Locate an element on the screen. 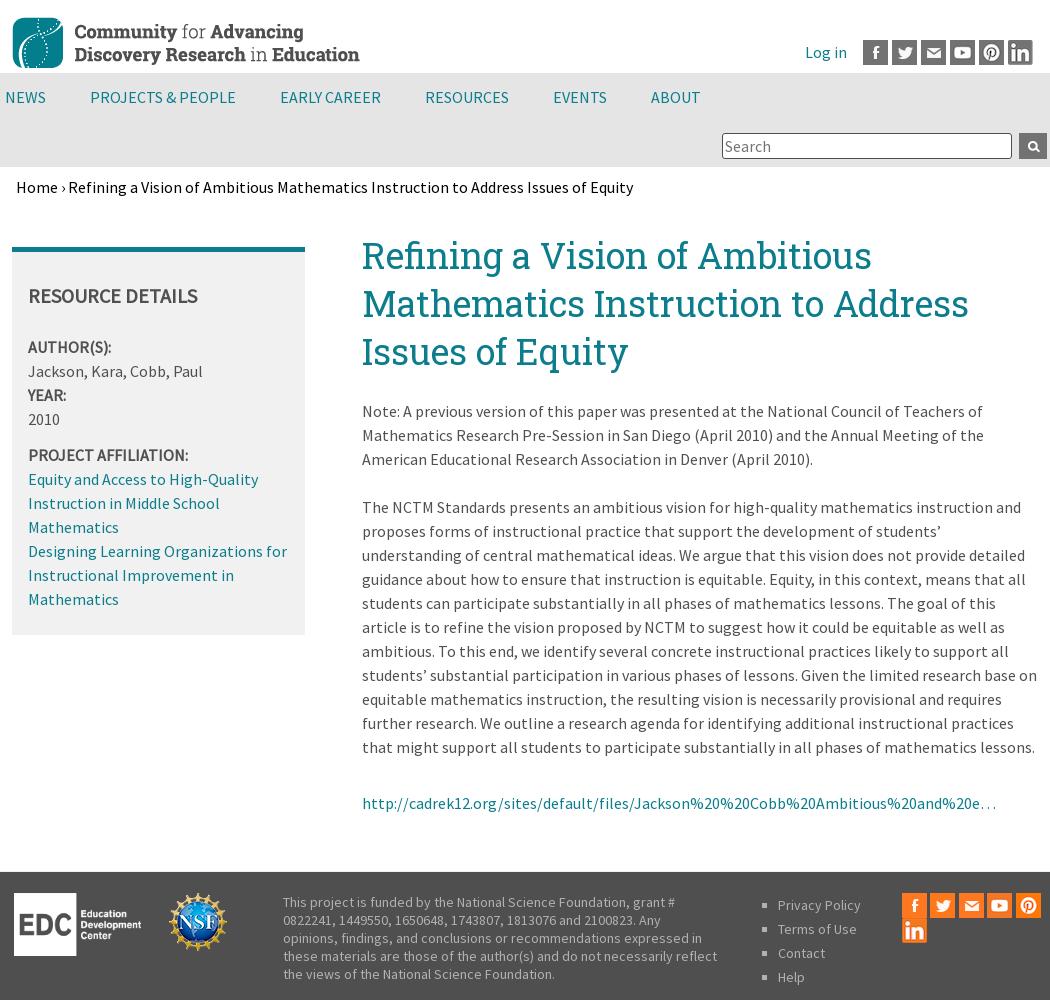 This screenshot has width=1050, height=1000. 'PROJECT AFFILIATION:' is located at coordinates (108, 453).